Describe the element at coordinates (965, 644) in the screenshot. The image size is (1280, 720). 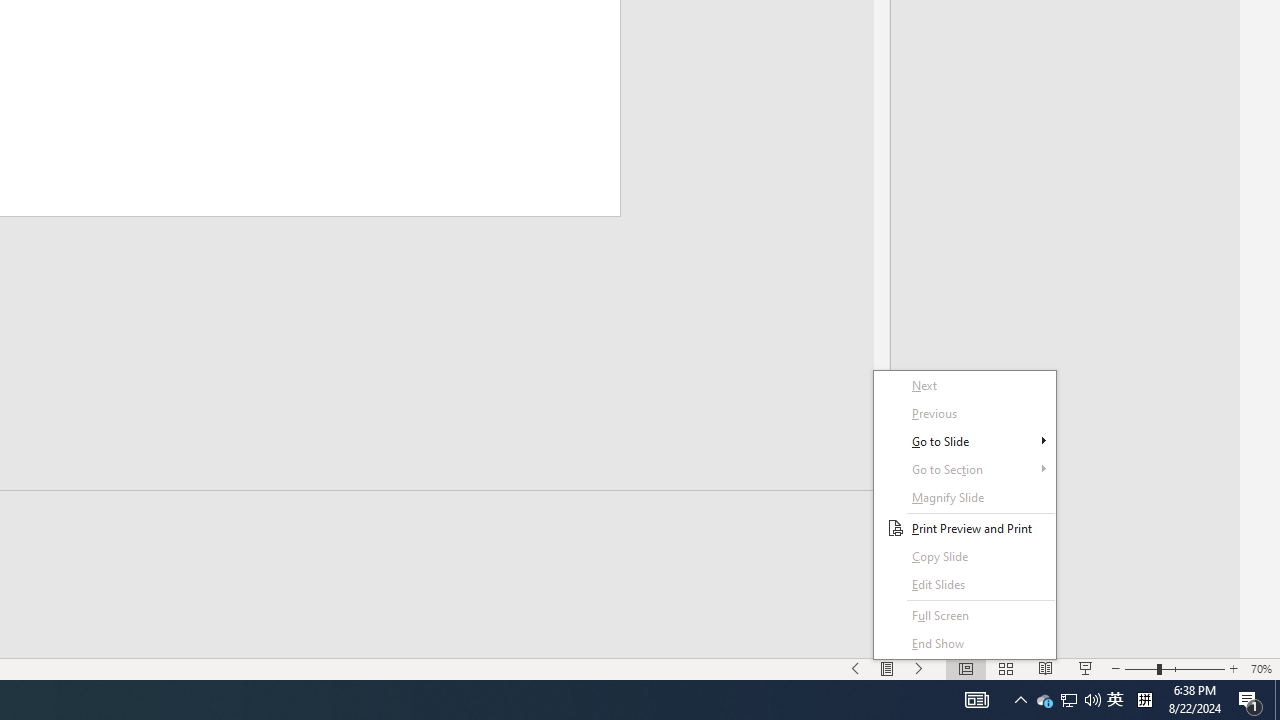
I see `'End Show'` at that location.